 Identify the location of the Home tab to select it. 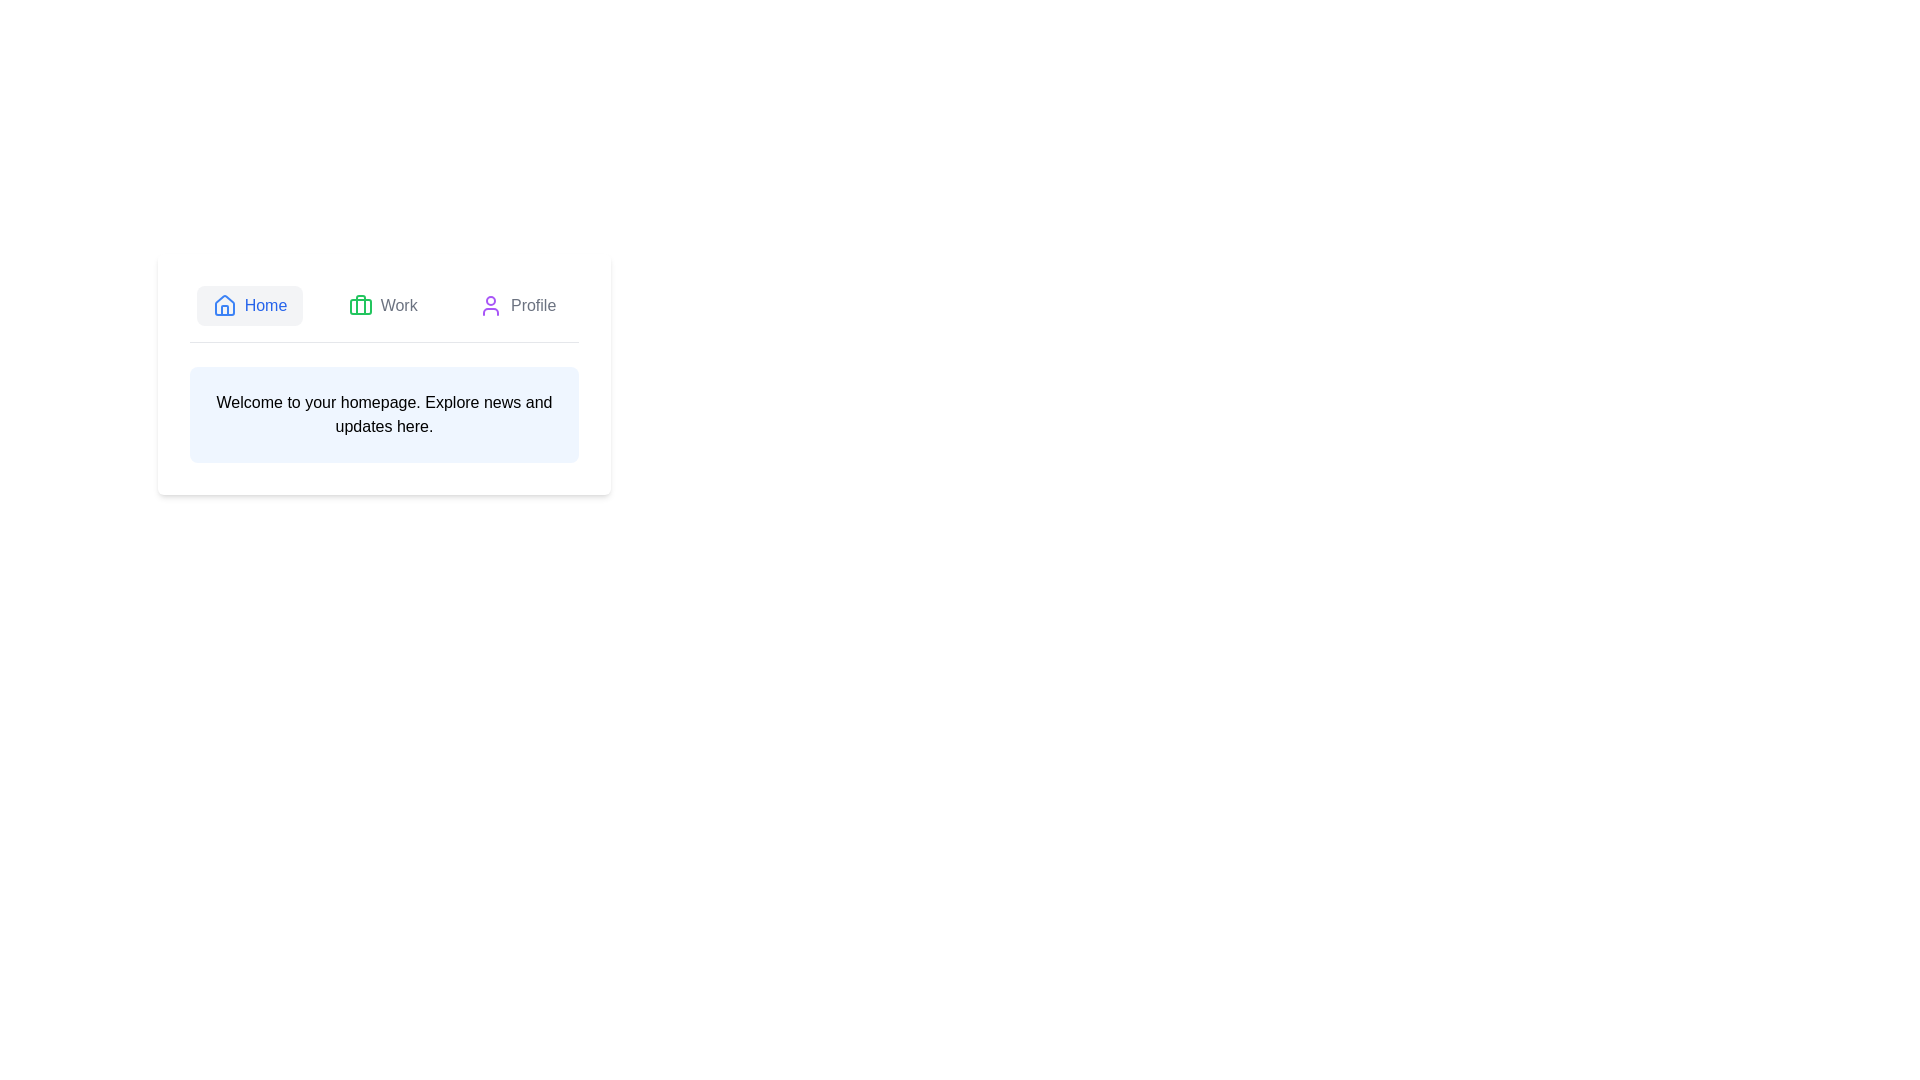
(248, 305).